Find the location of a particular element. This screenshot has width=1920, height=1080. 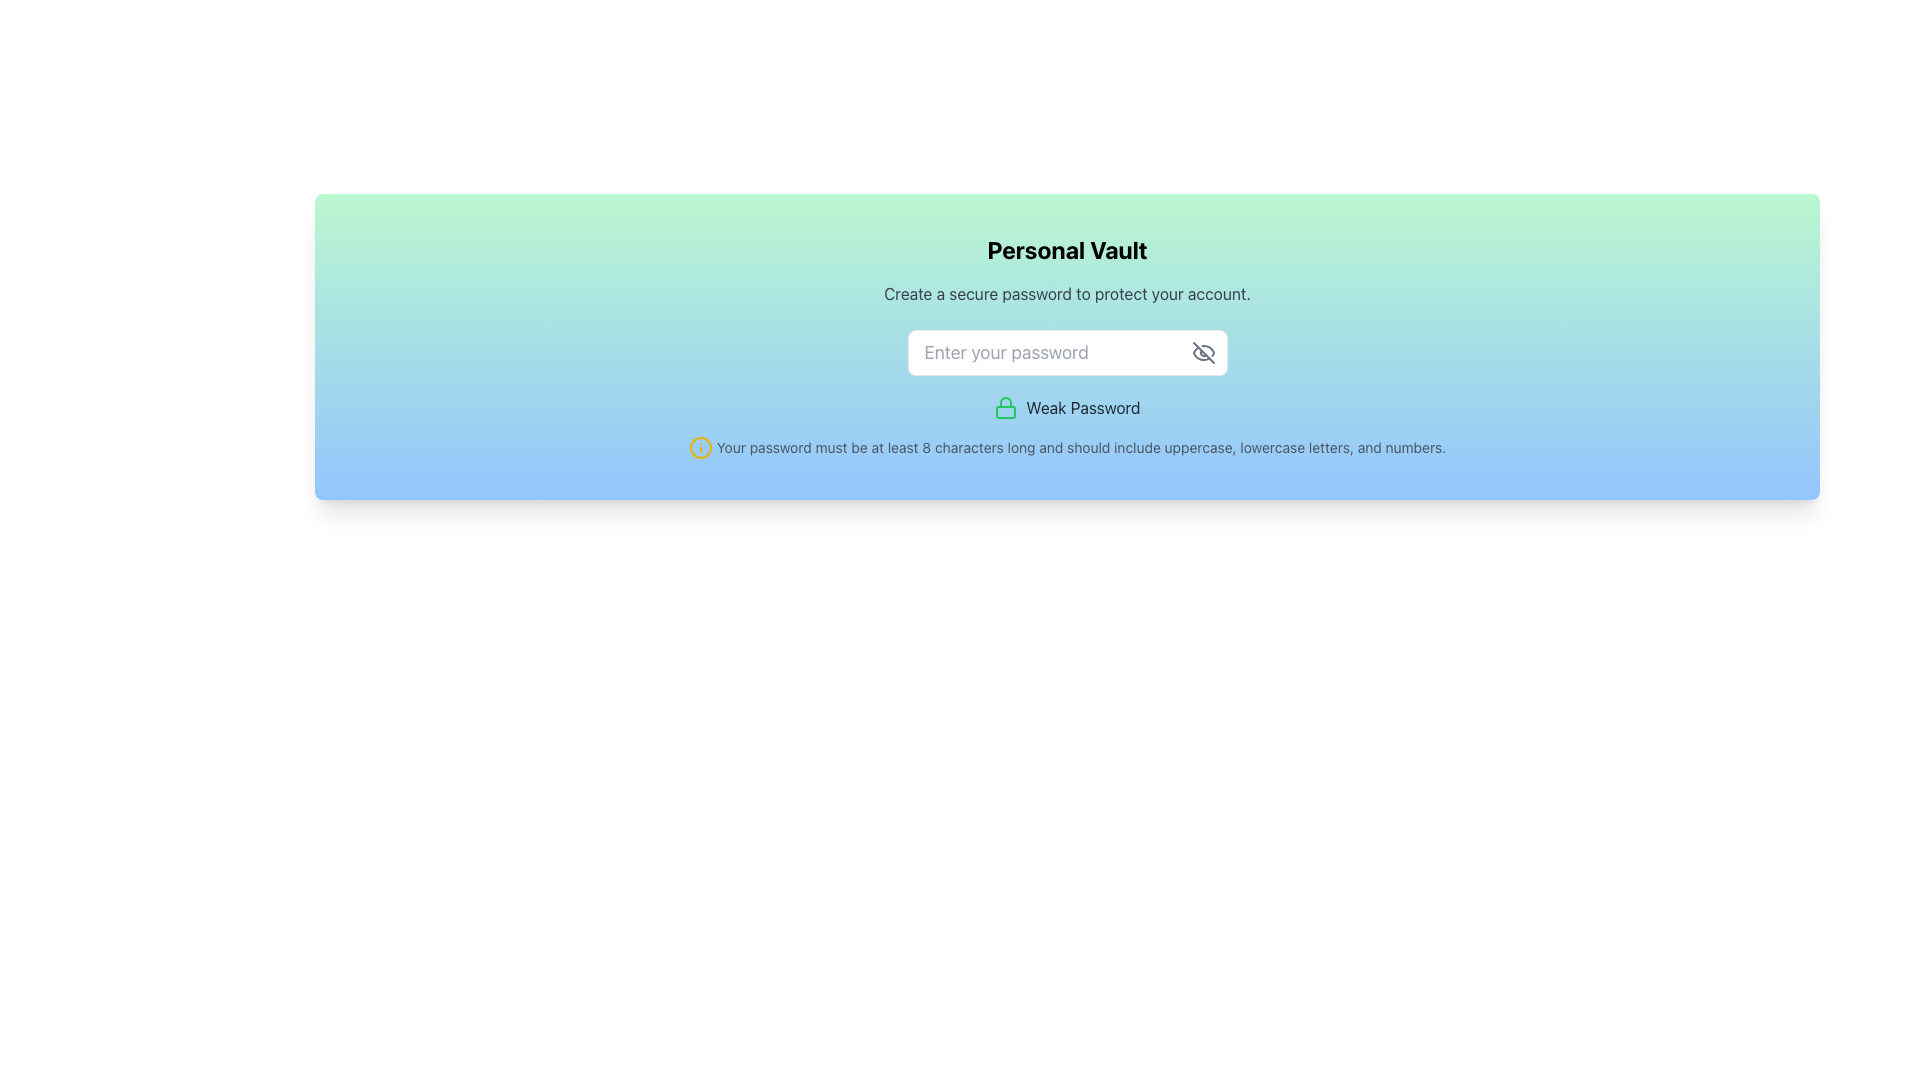

the 'Personal Vault' text label, which is styled with large bold letters and serves as the header of a section on a gradient background is located at coordinates (1066, 249).